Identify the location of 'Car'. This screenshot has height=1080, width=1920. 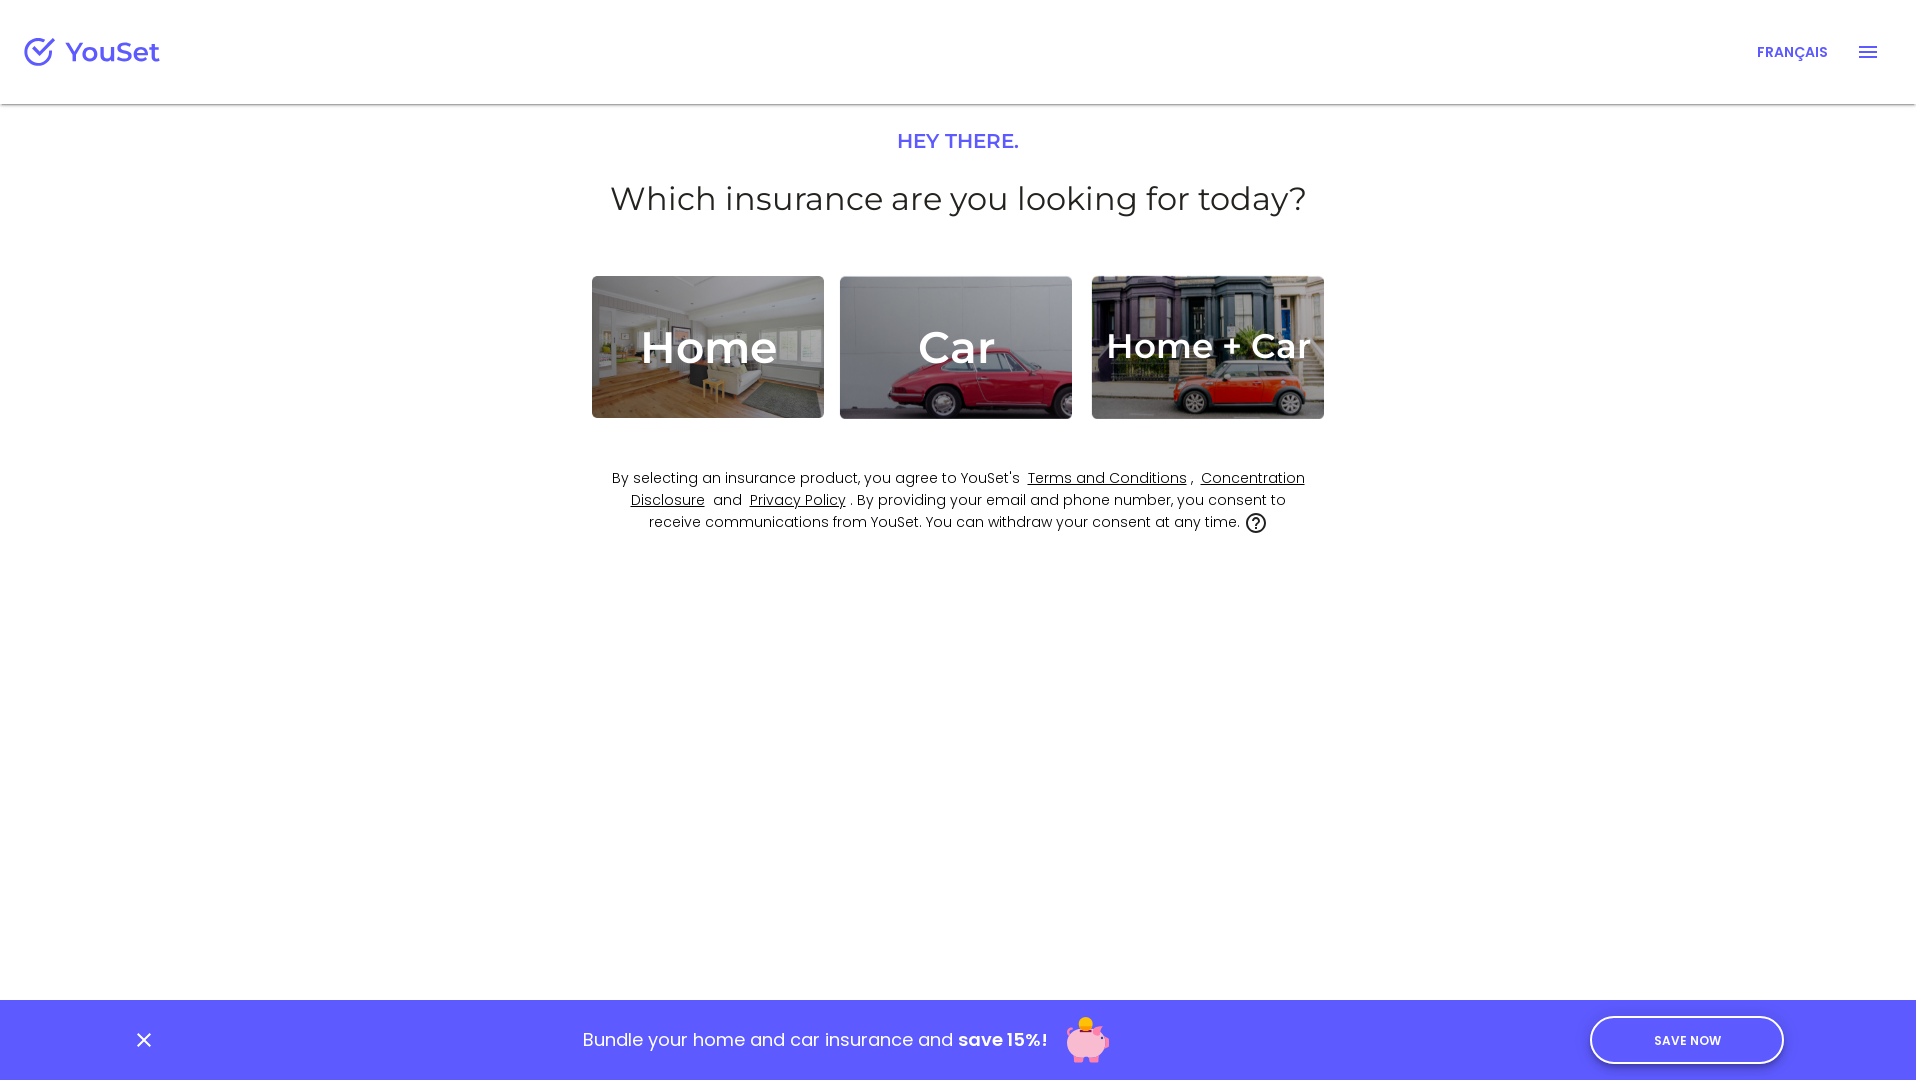
(954, 346).